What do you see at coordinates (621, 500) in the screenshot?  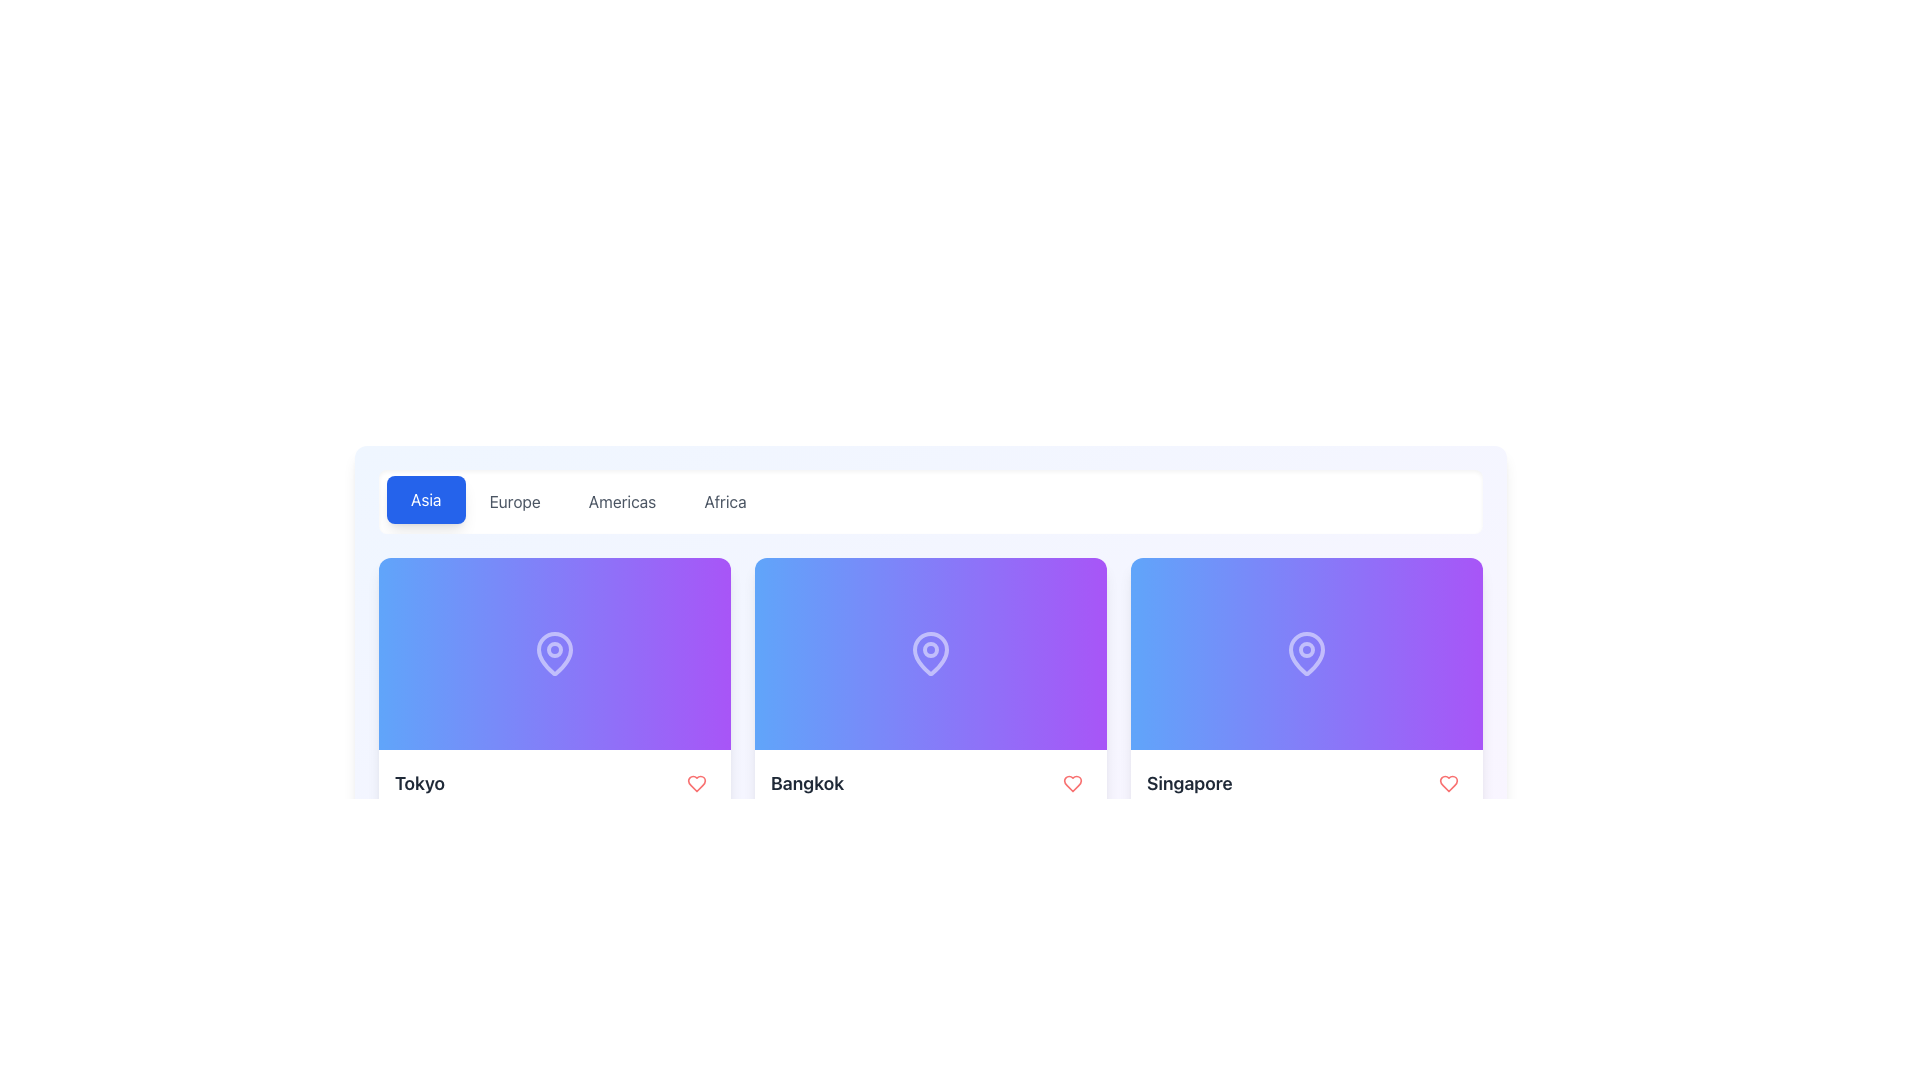 I see `the 'Americas' tab button to trigger the background color change effect` at bounding box center [621, 500].